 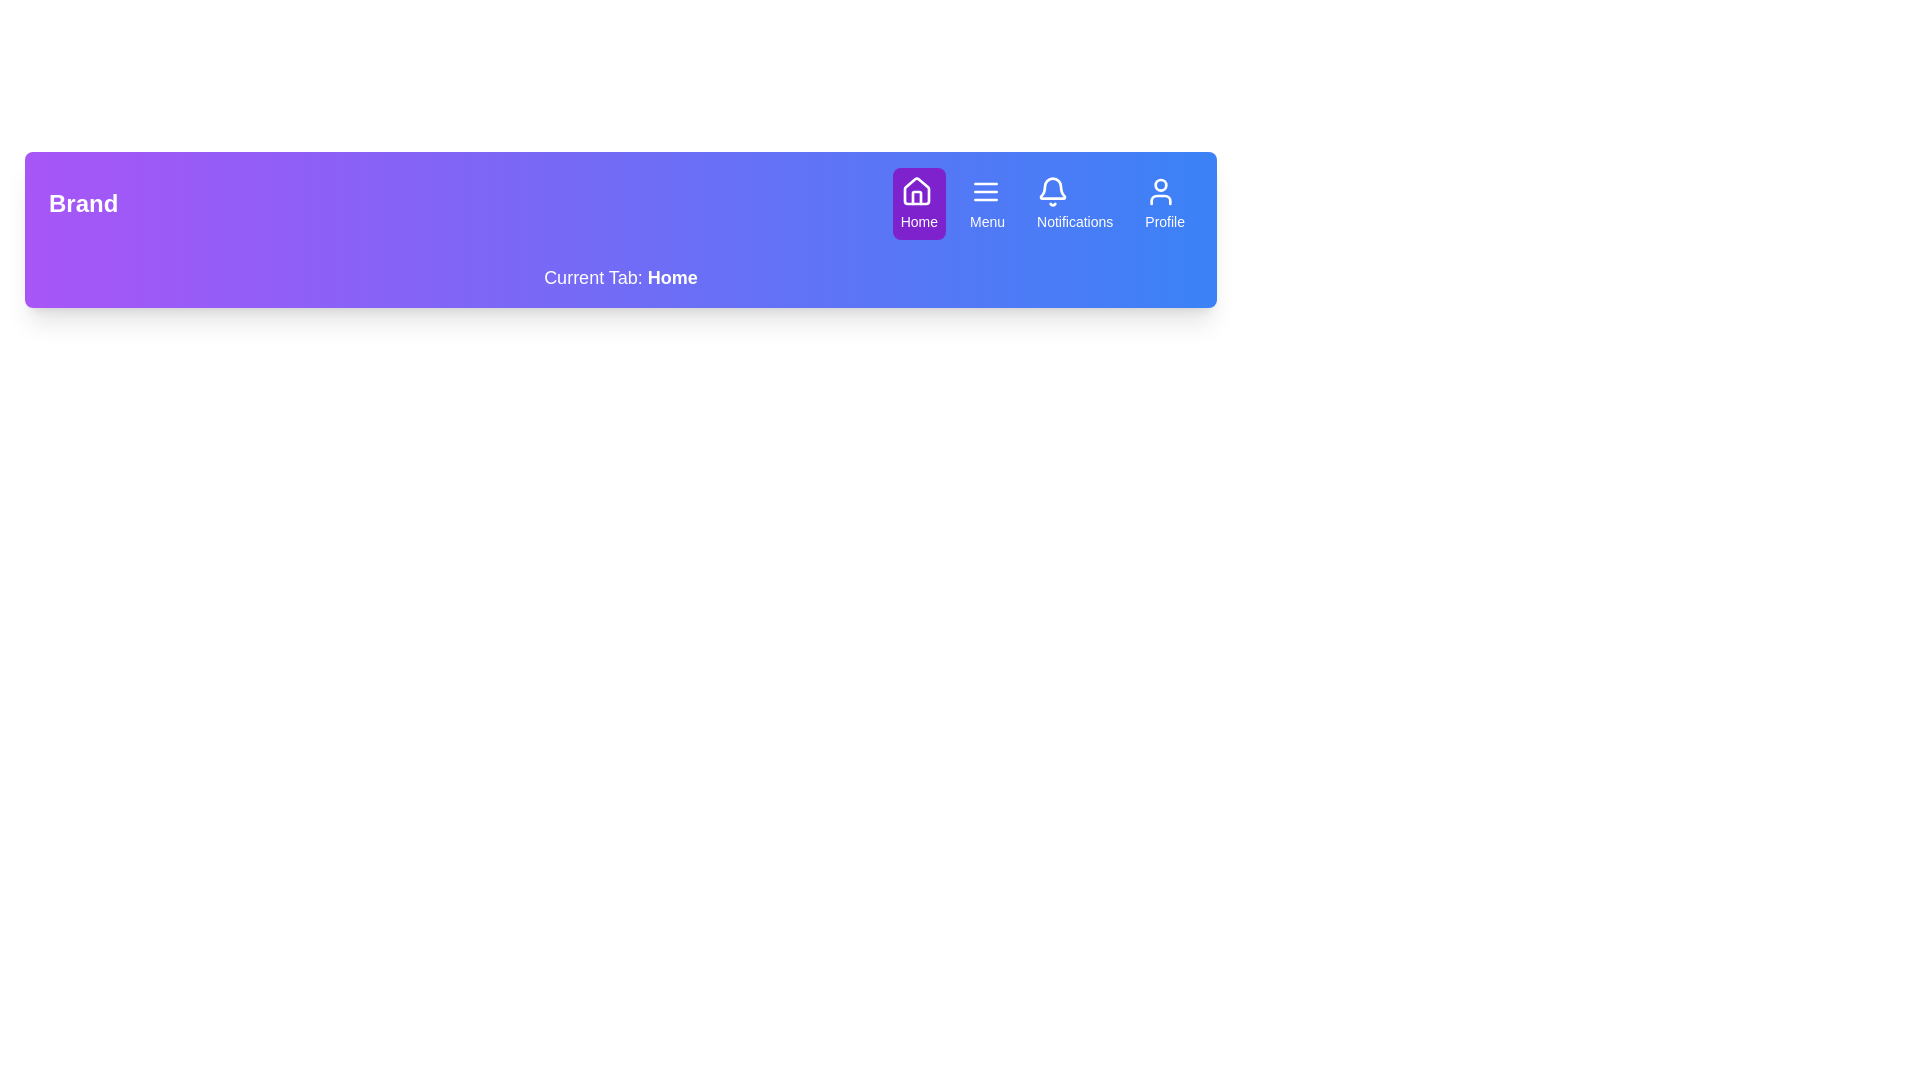 I want to click on the Navigation bar element, which features a gradient background and contains text and icons for 'Brand', 'Home', 'Menu', 'Notifications', and 'Profile', so click(x=619, y=204).